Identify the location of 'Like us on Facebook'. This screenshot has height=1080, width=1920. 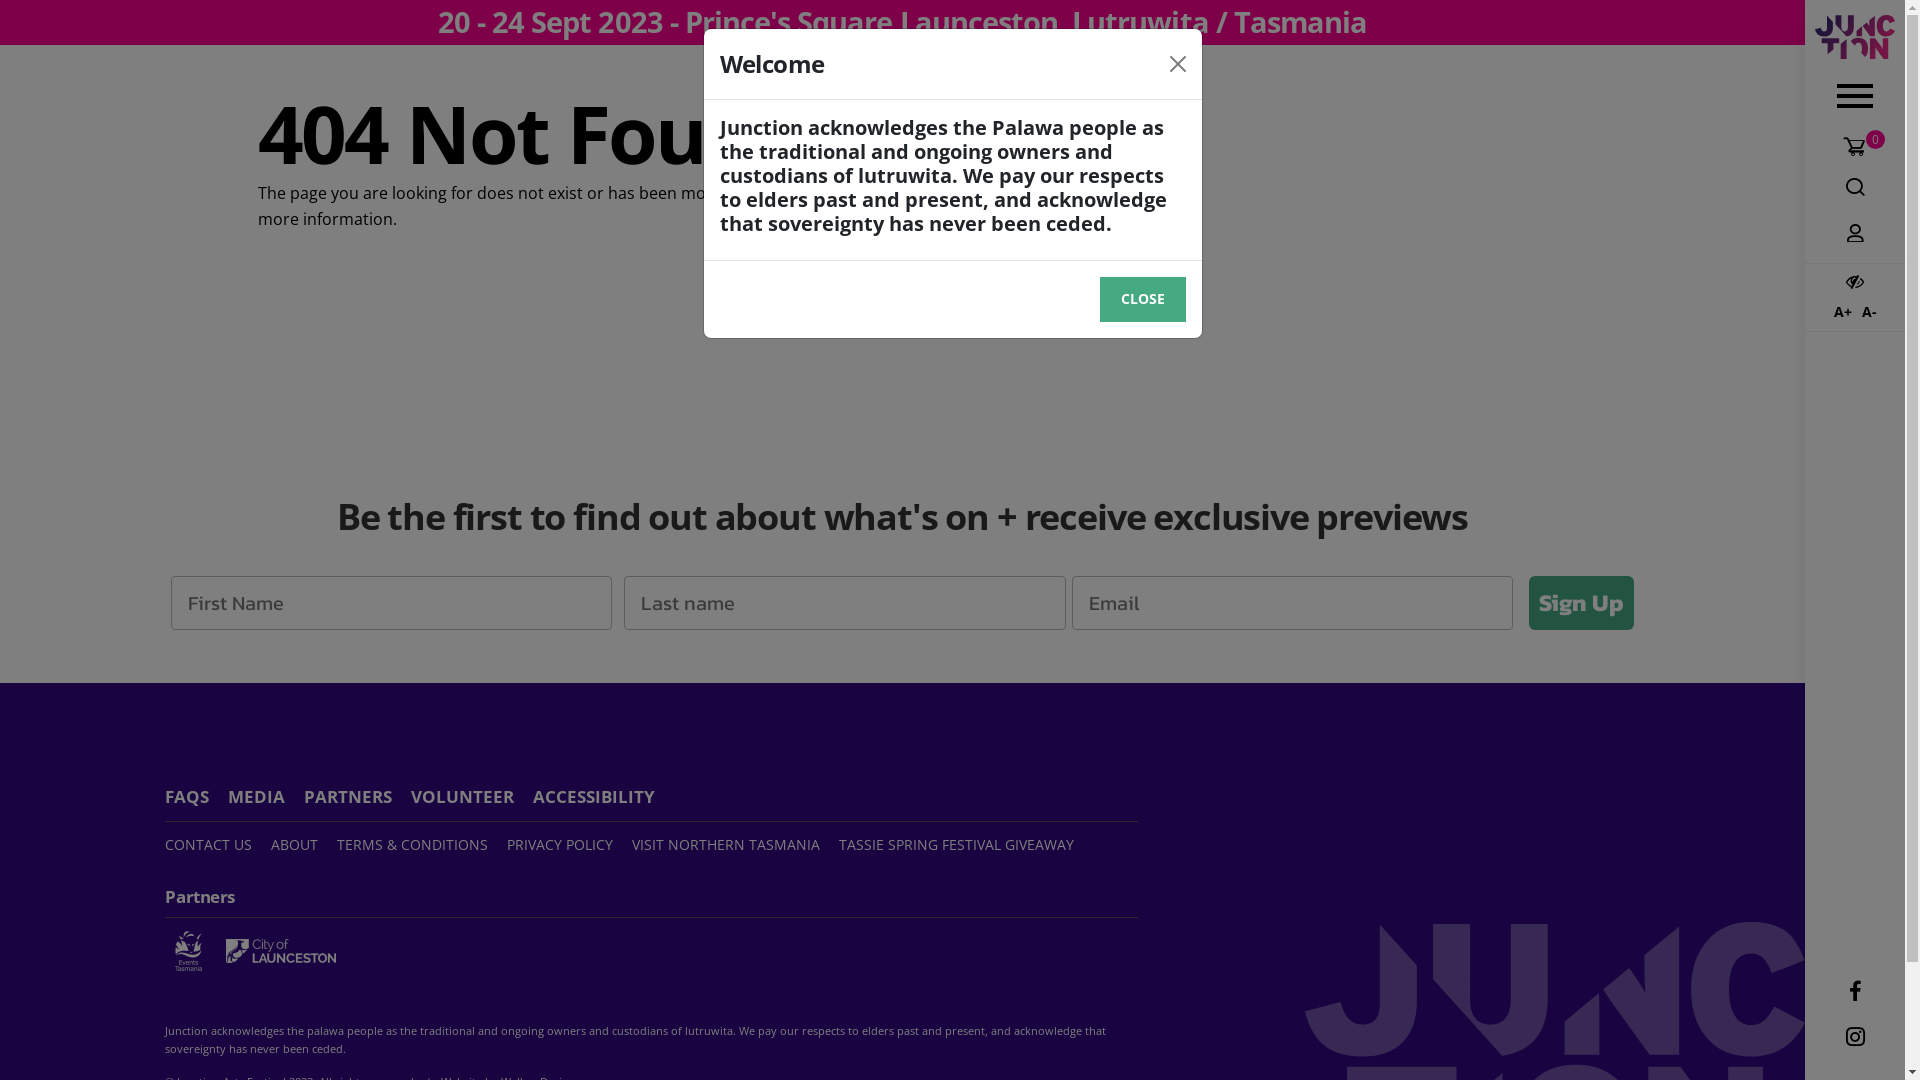
(1853, 992).